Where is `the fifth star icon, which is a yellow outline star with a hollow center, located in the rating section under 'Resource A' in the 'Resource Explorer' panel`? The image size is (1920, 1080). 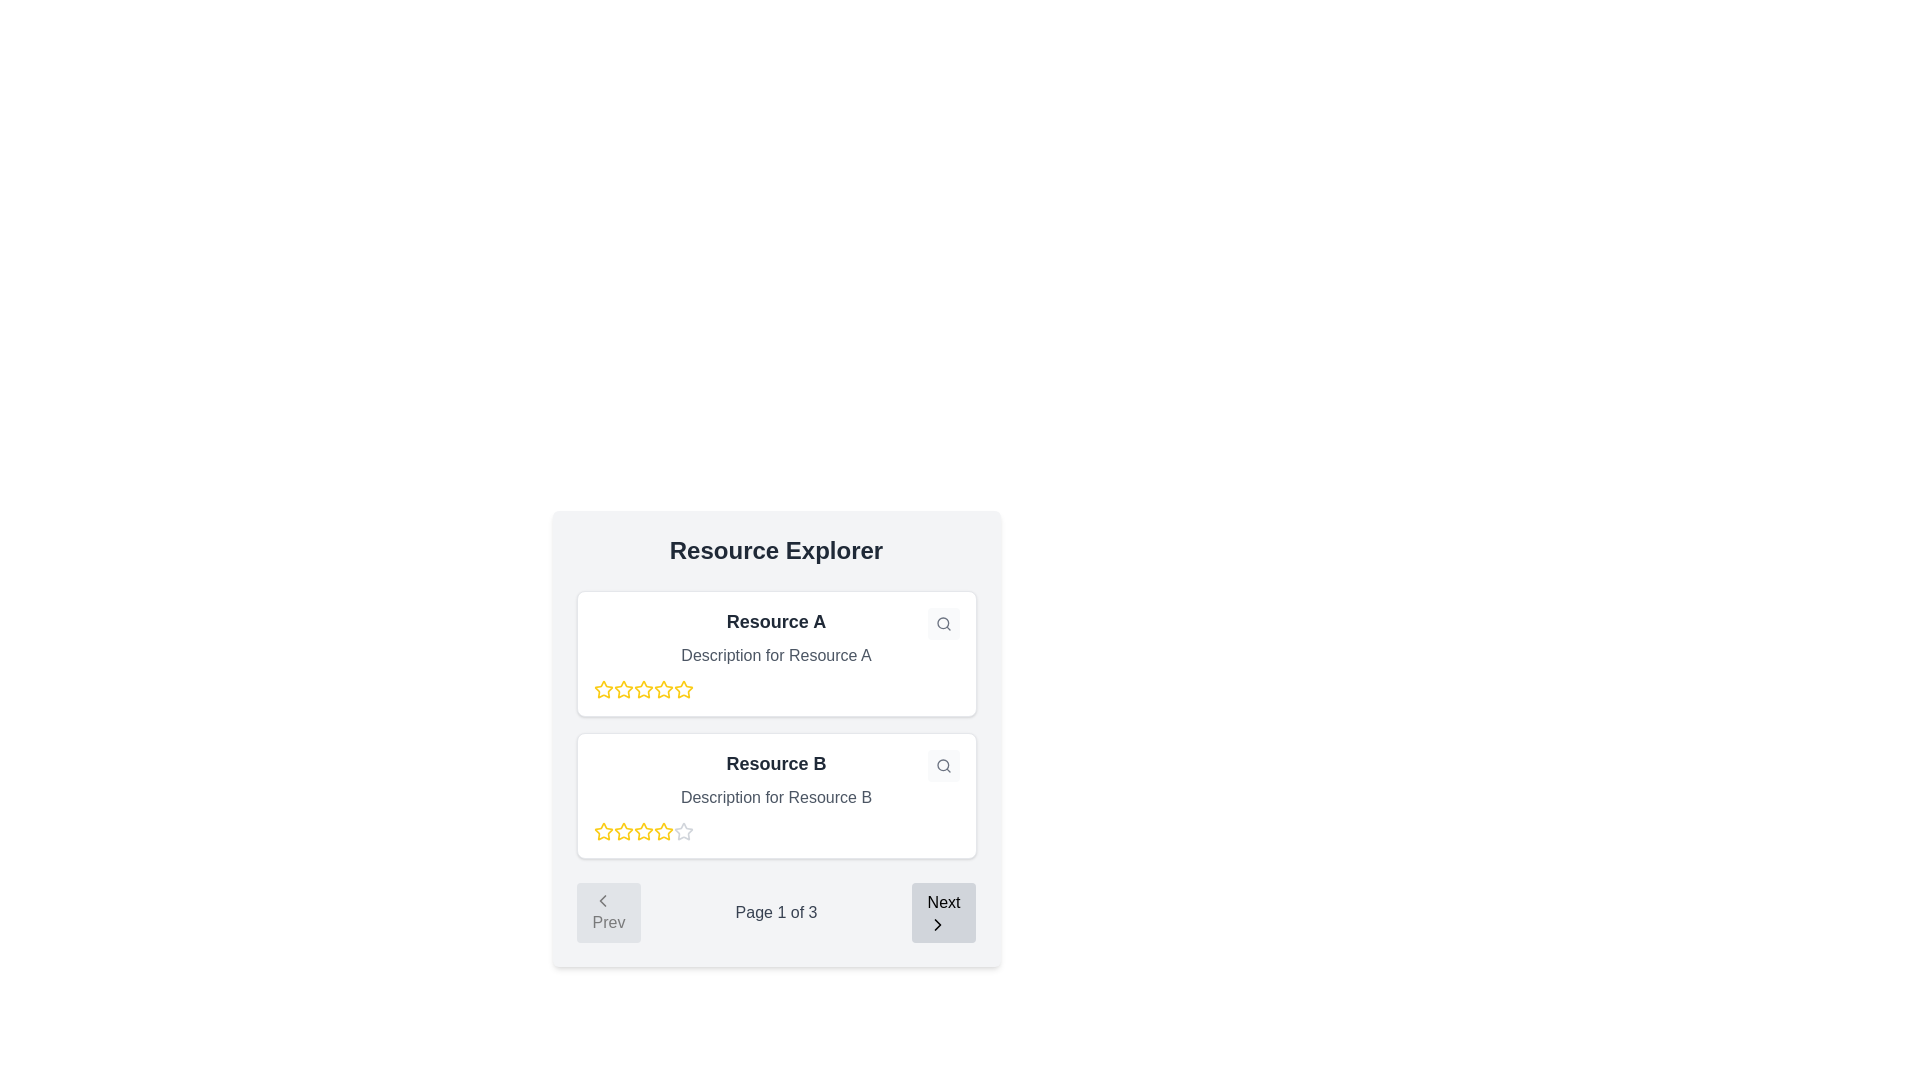 the fifth star icon, which is a yellow outline star with a hollow center, located in the rating section under 'Resource A' in the 'Resource Explorer' panel is located at coordinates (663, 689).